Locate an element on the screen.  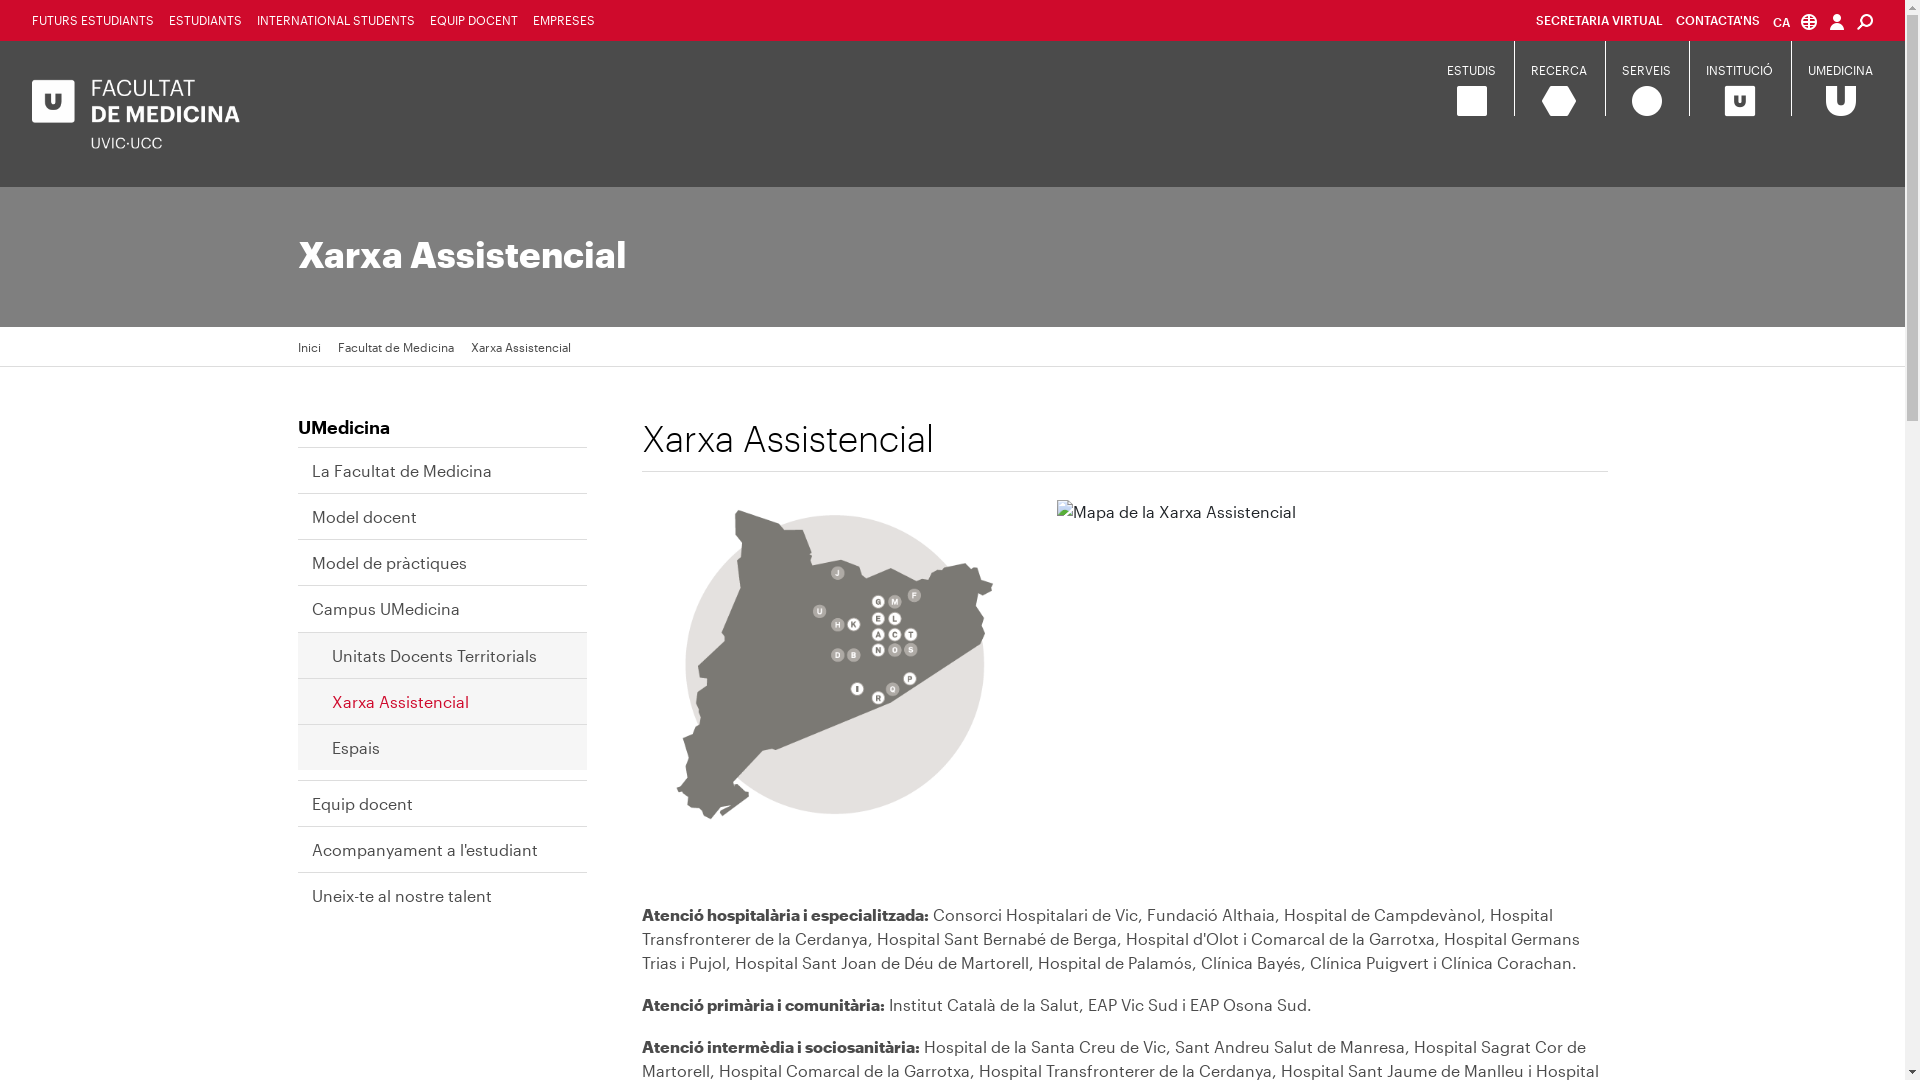
'Campus UMedicina' is located at coordinates (311, 608).